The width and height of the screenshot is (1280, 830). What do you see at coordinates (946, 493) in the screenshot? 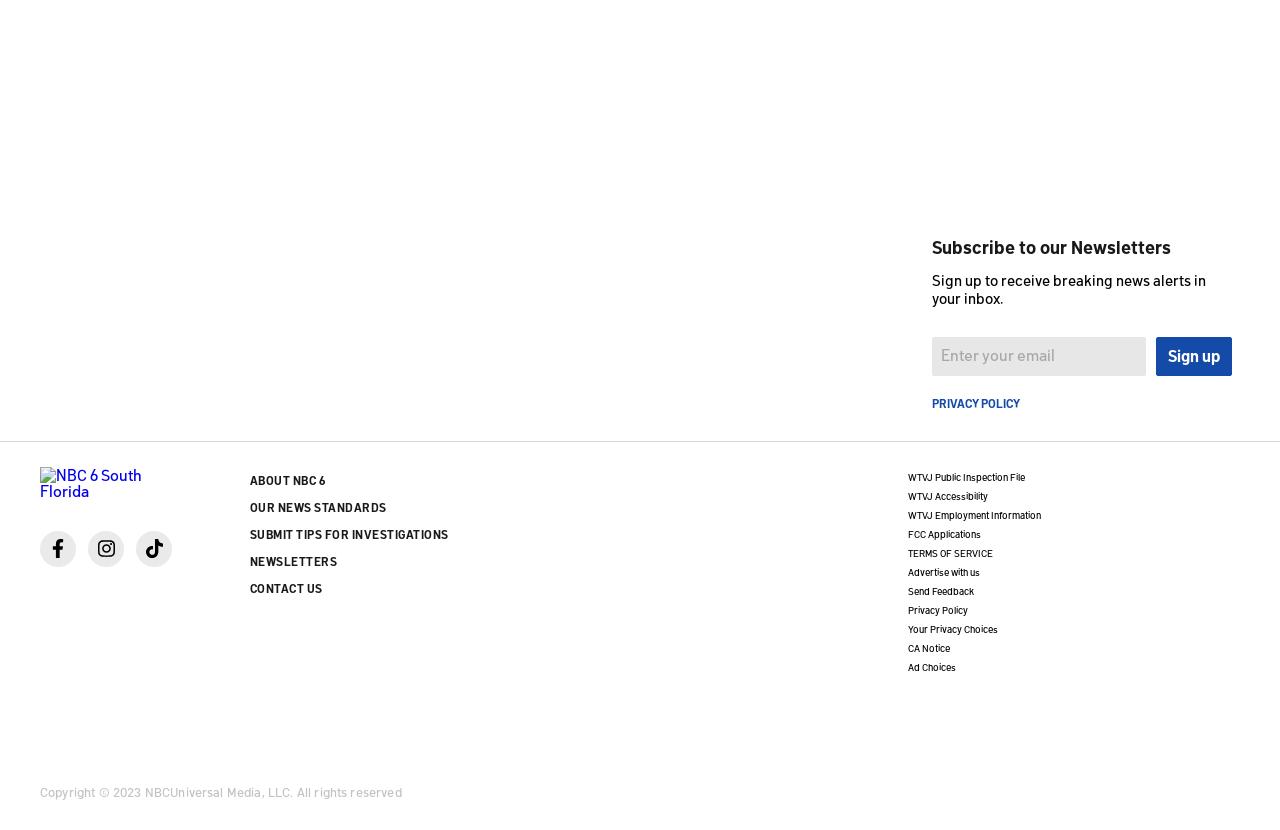
I see `'WTVJ Accessibility'` at bounding box center [946, 493].